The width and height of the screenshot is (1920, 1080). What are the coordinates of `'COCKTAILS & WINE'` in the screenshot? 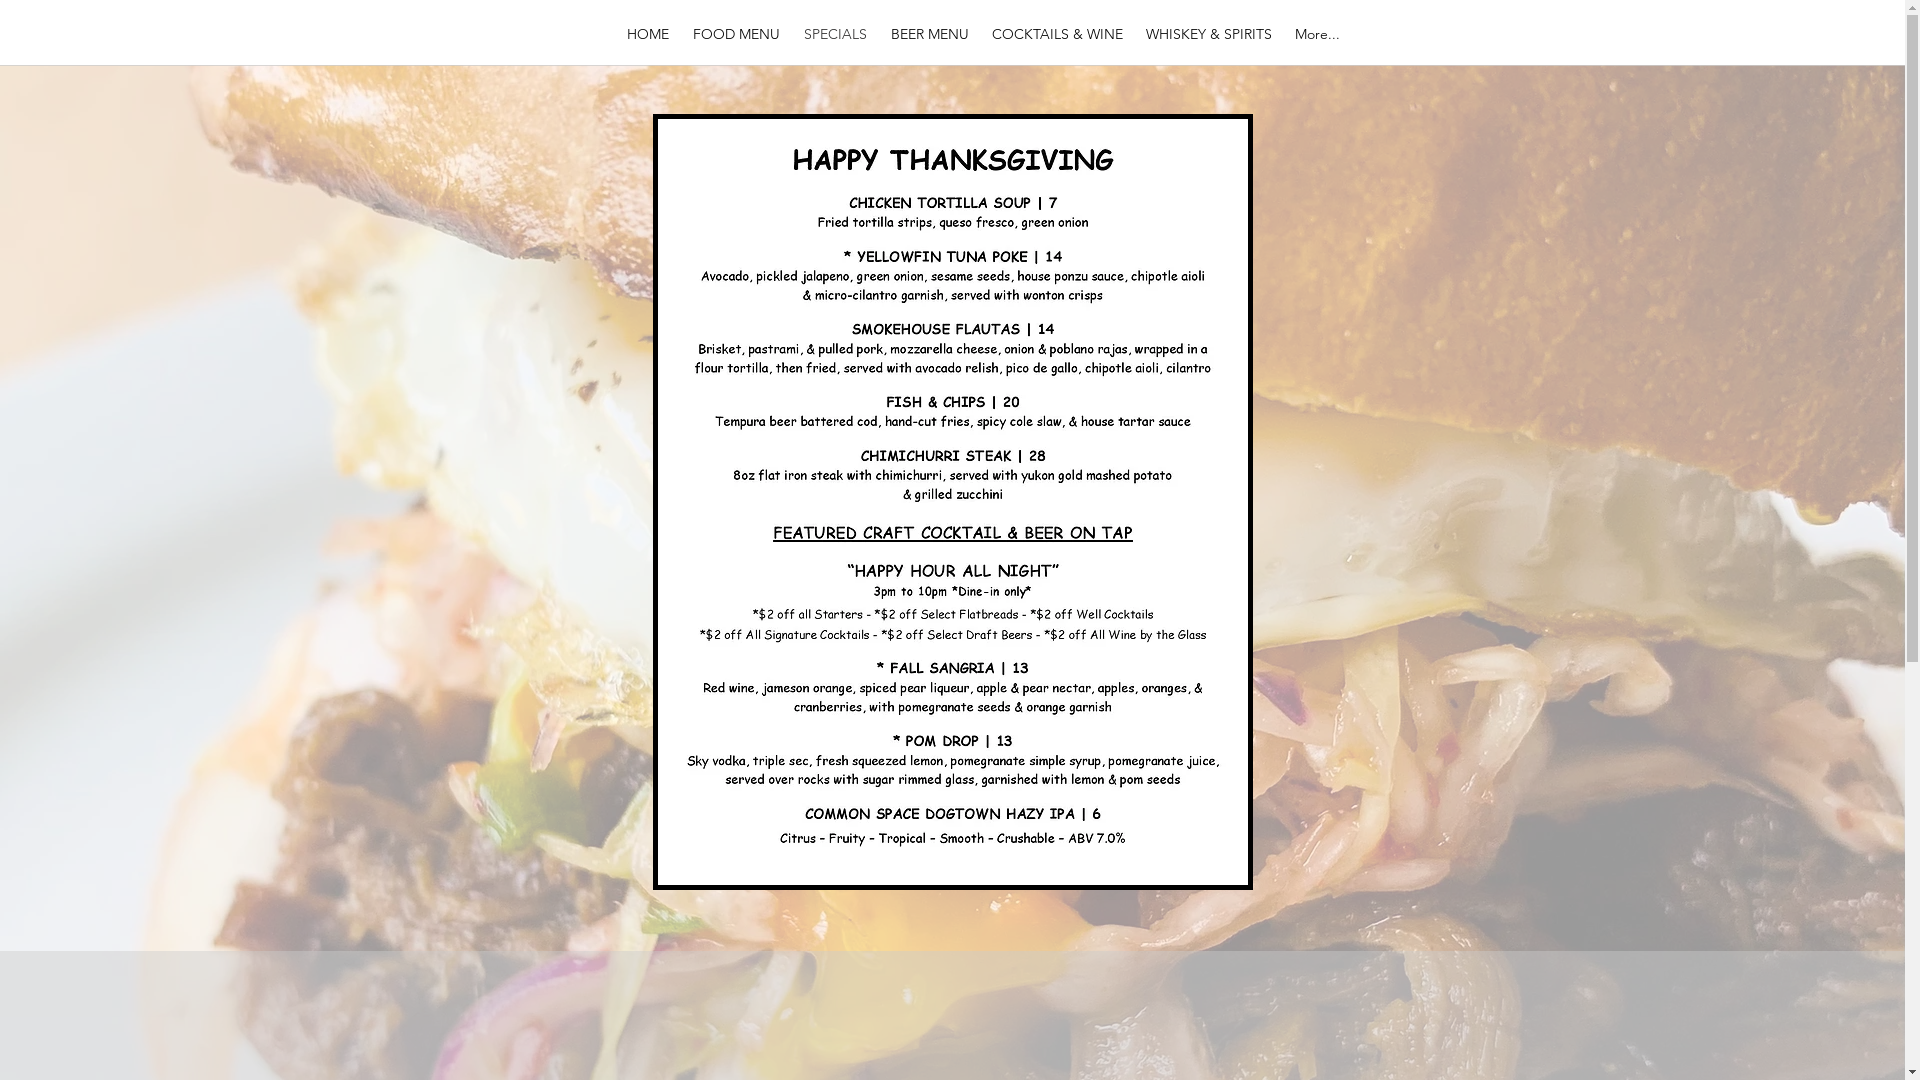 It's located at (1055, 33).